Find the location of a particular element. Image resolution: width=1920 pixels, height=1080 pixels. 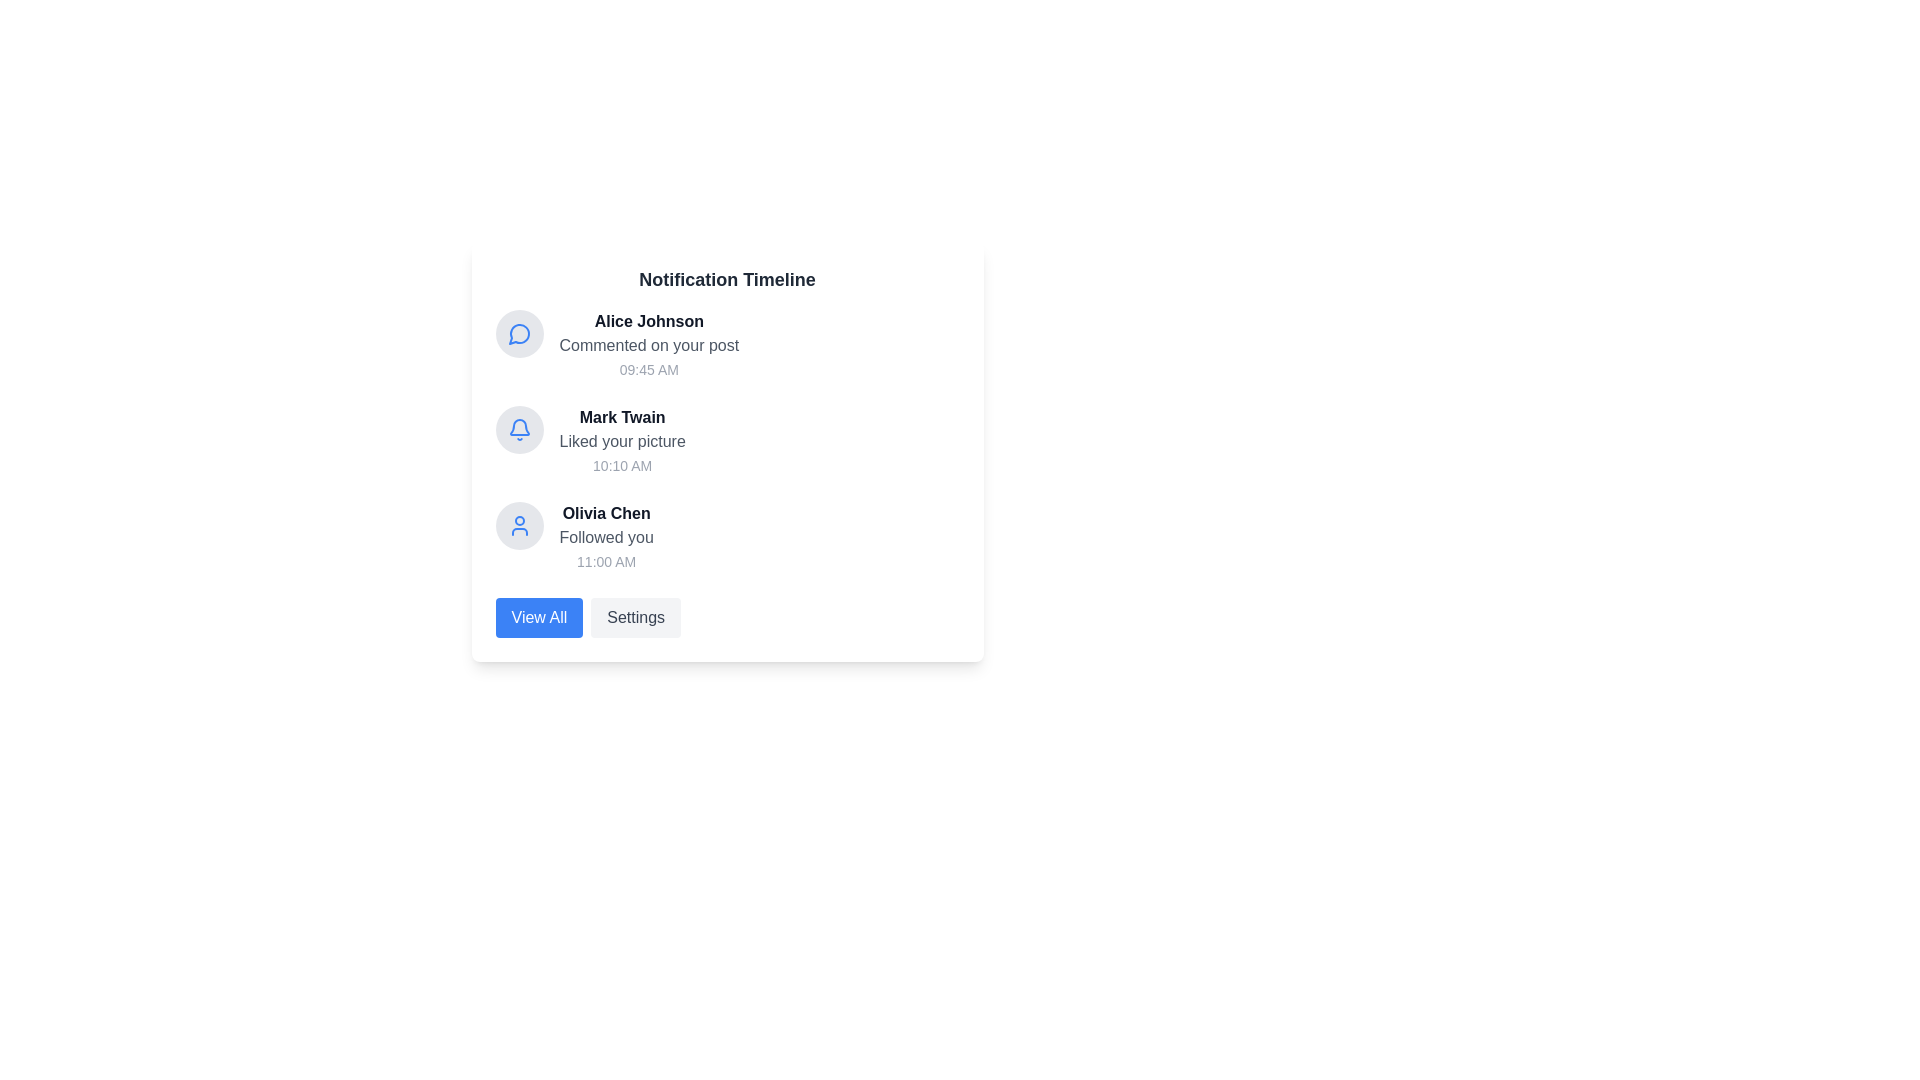

the blue bell icon is located at coordinates (519, 428).